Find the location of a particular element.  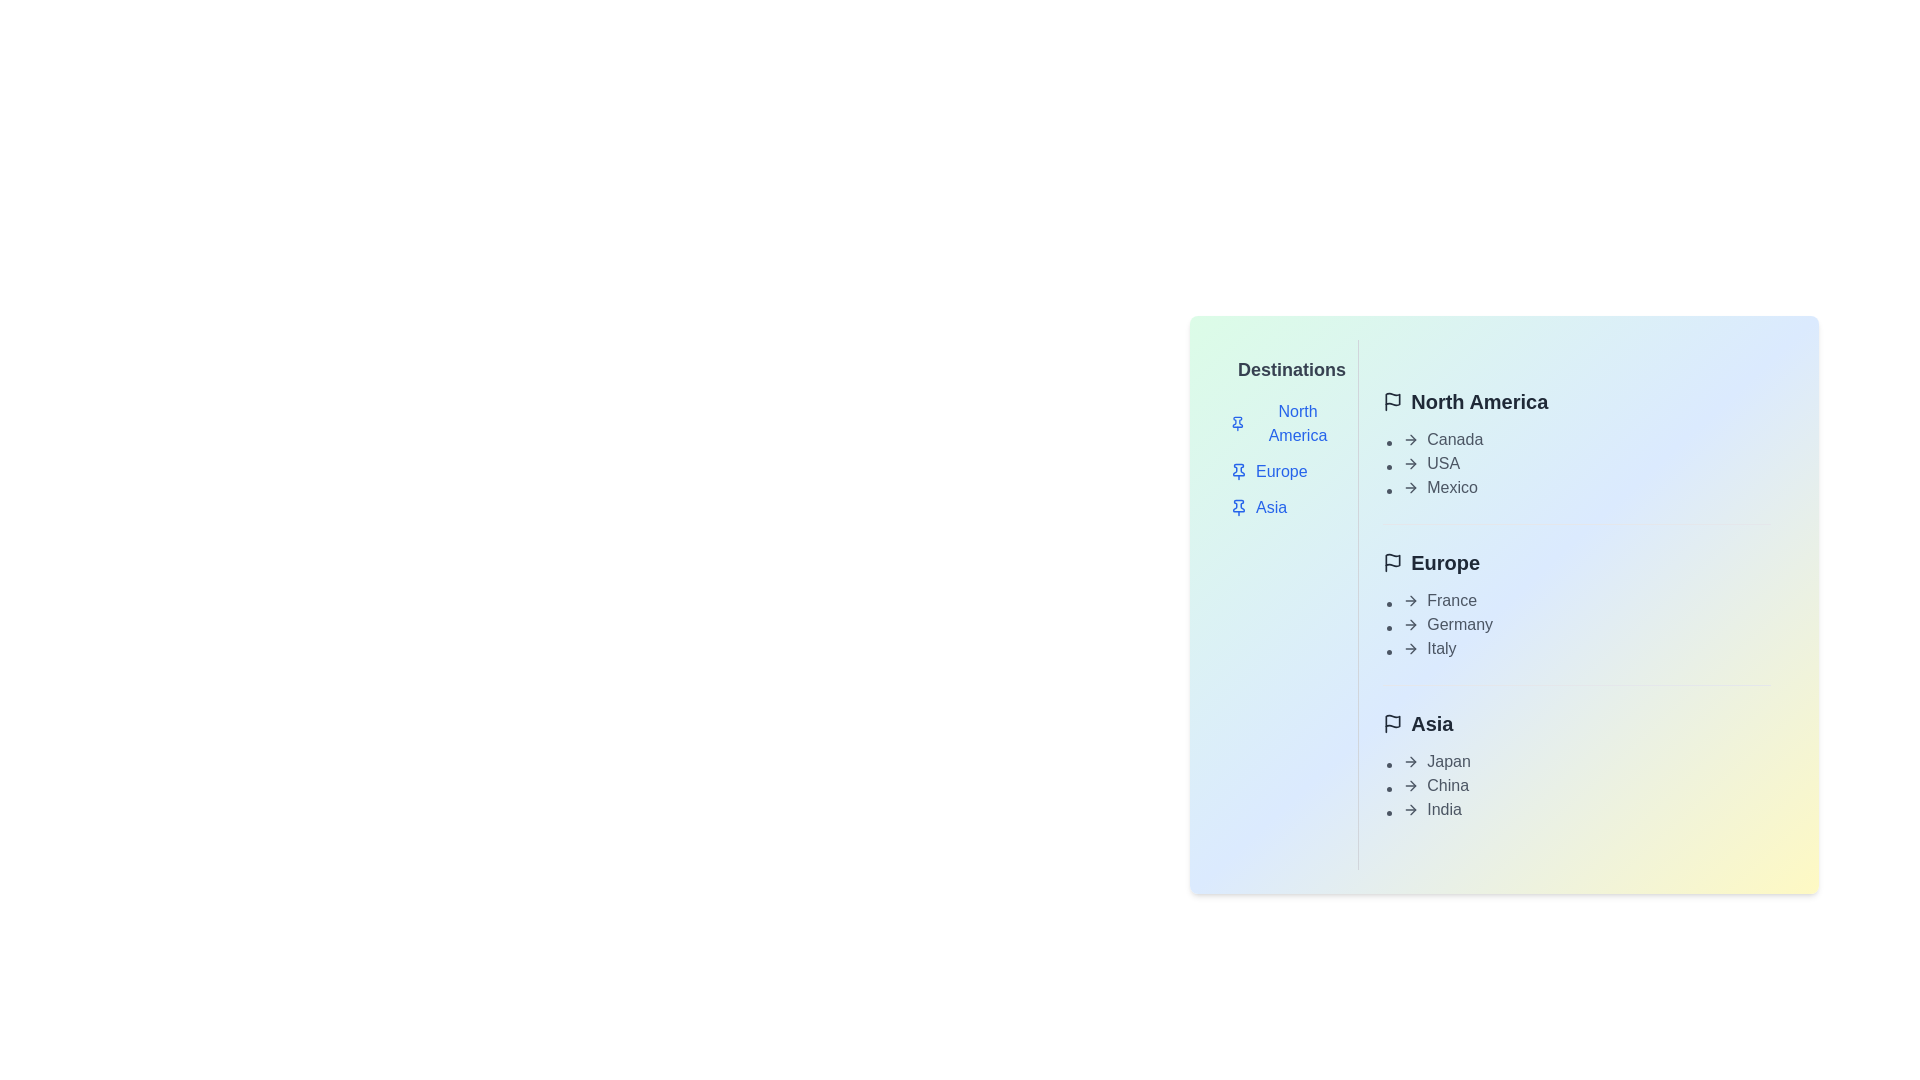

the text-based header labeled 'Europe' which is styled in bold, large gray font and accompanied by a flag icon, located in the vertical list under 'Destinations' is located at coordinates (1576, 563).